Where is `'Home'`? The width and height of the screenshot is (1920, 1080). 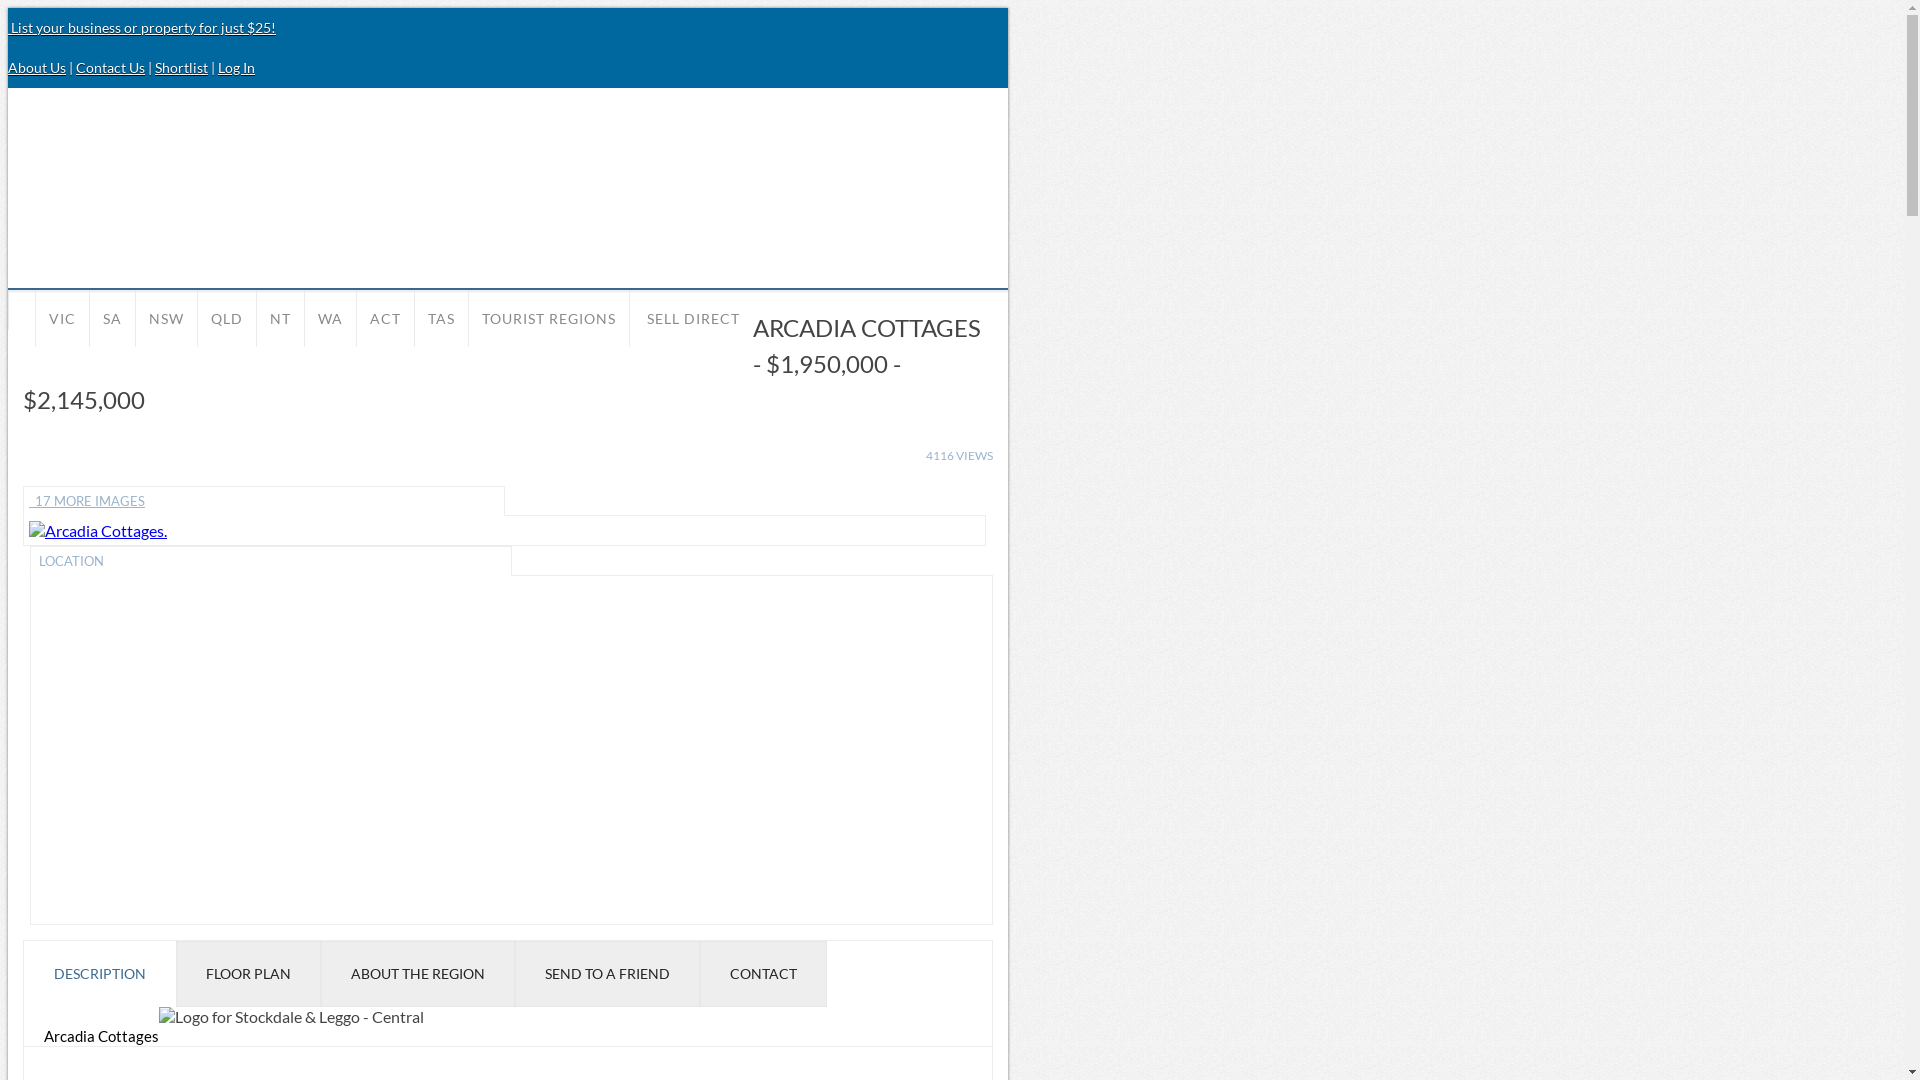
'Home' is located at coordinates (22, 309).